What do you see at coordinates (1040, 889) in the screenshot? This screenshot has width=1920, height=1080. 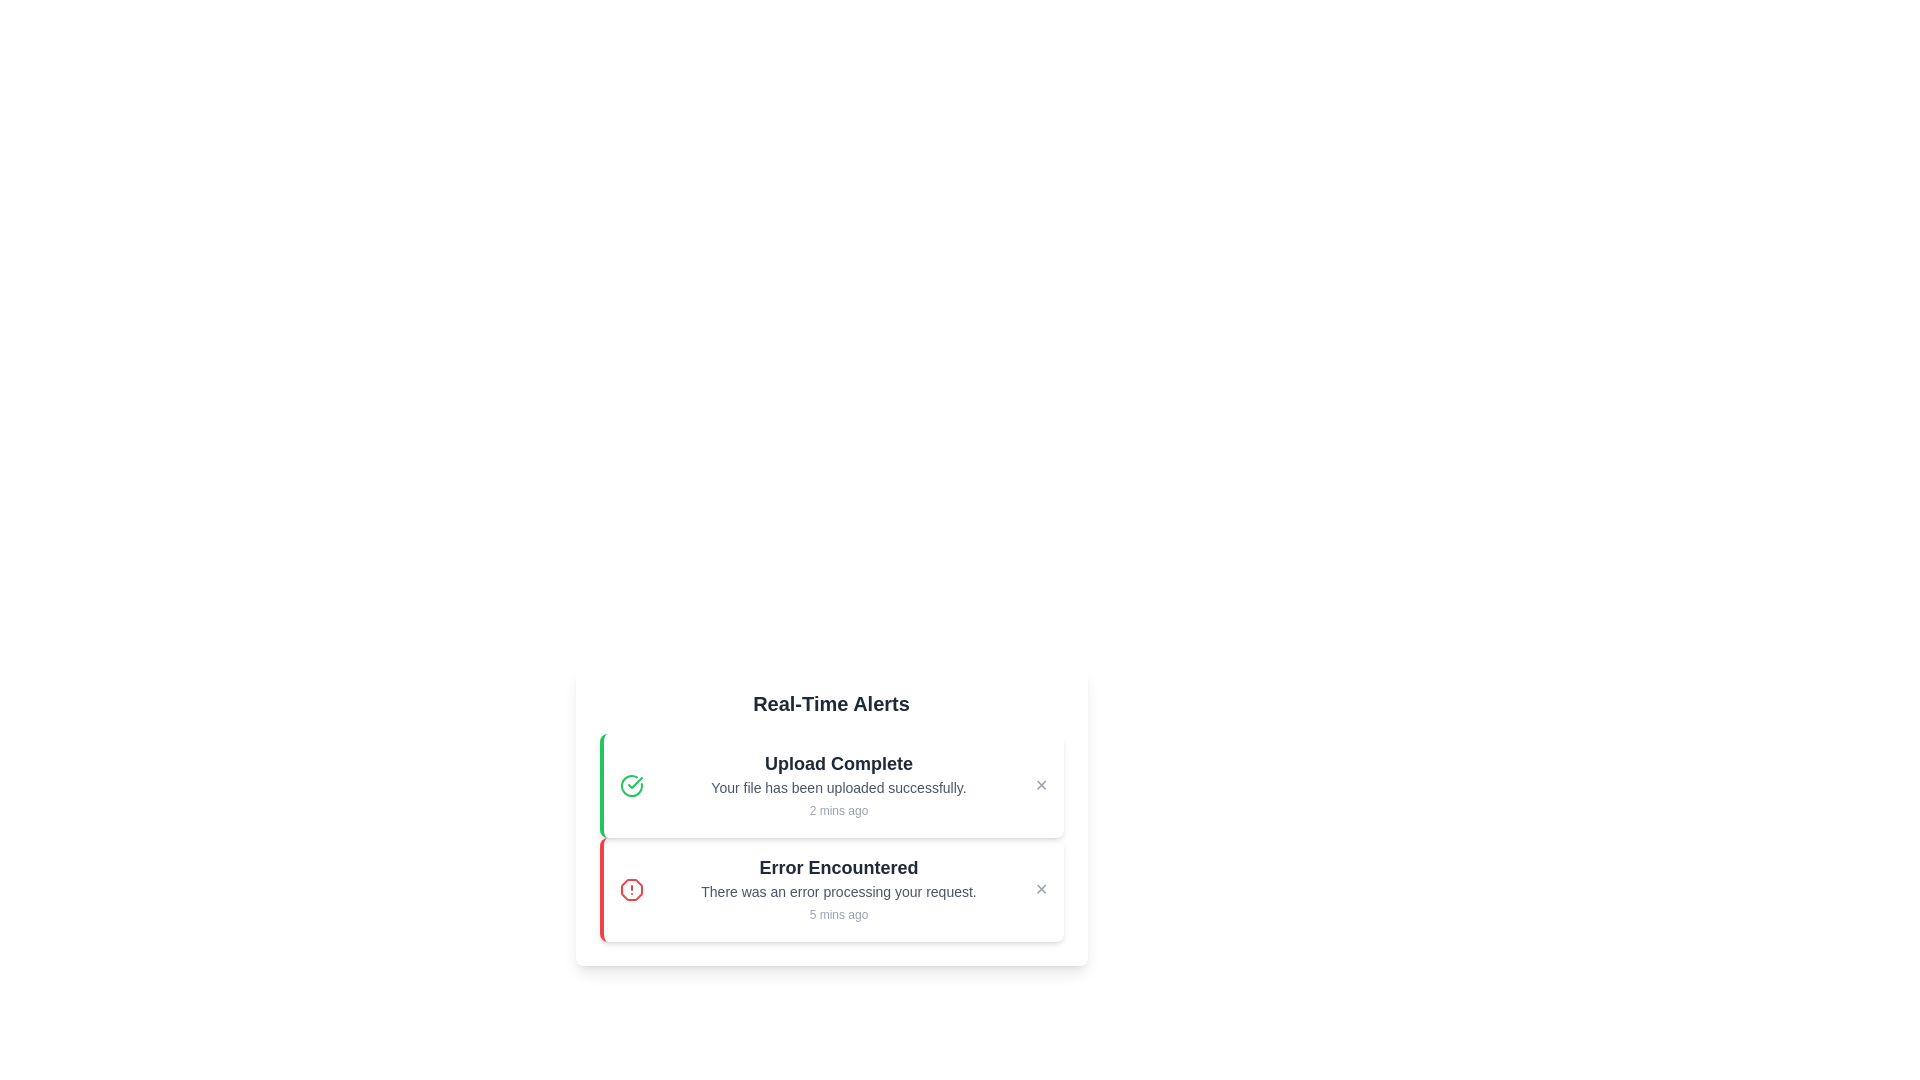 I see `the dismiss button of the 'Error Encountered' alert message to change its color` at bounding box center [1040, 889].